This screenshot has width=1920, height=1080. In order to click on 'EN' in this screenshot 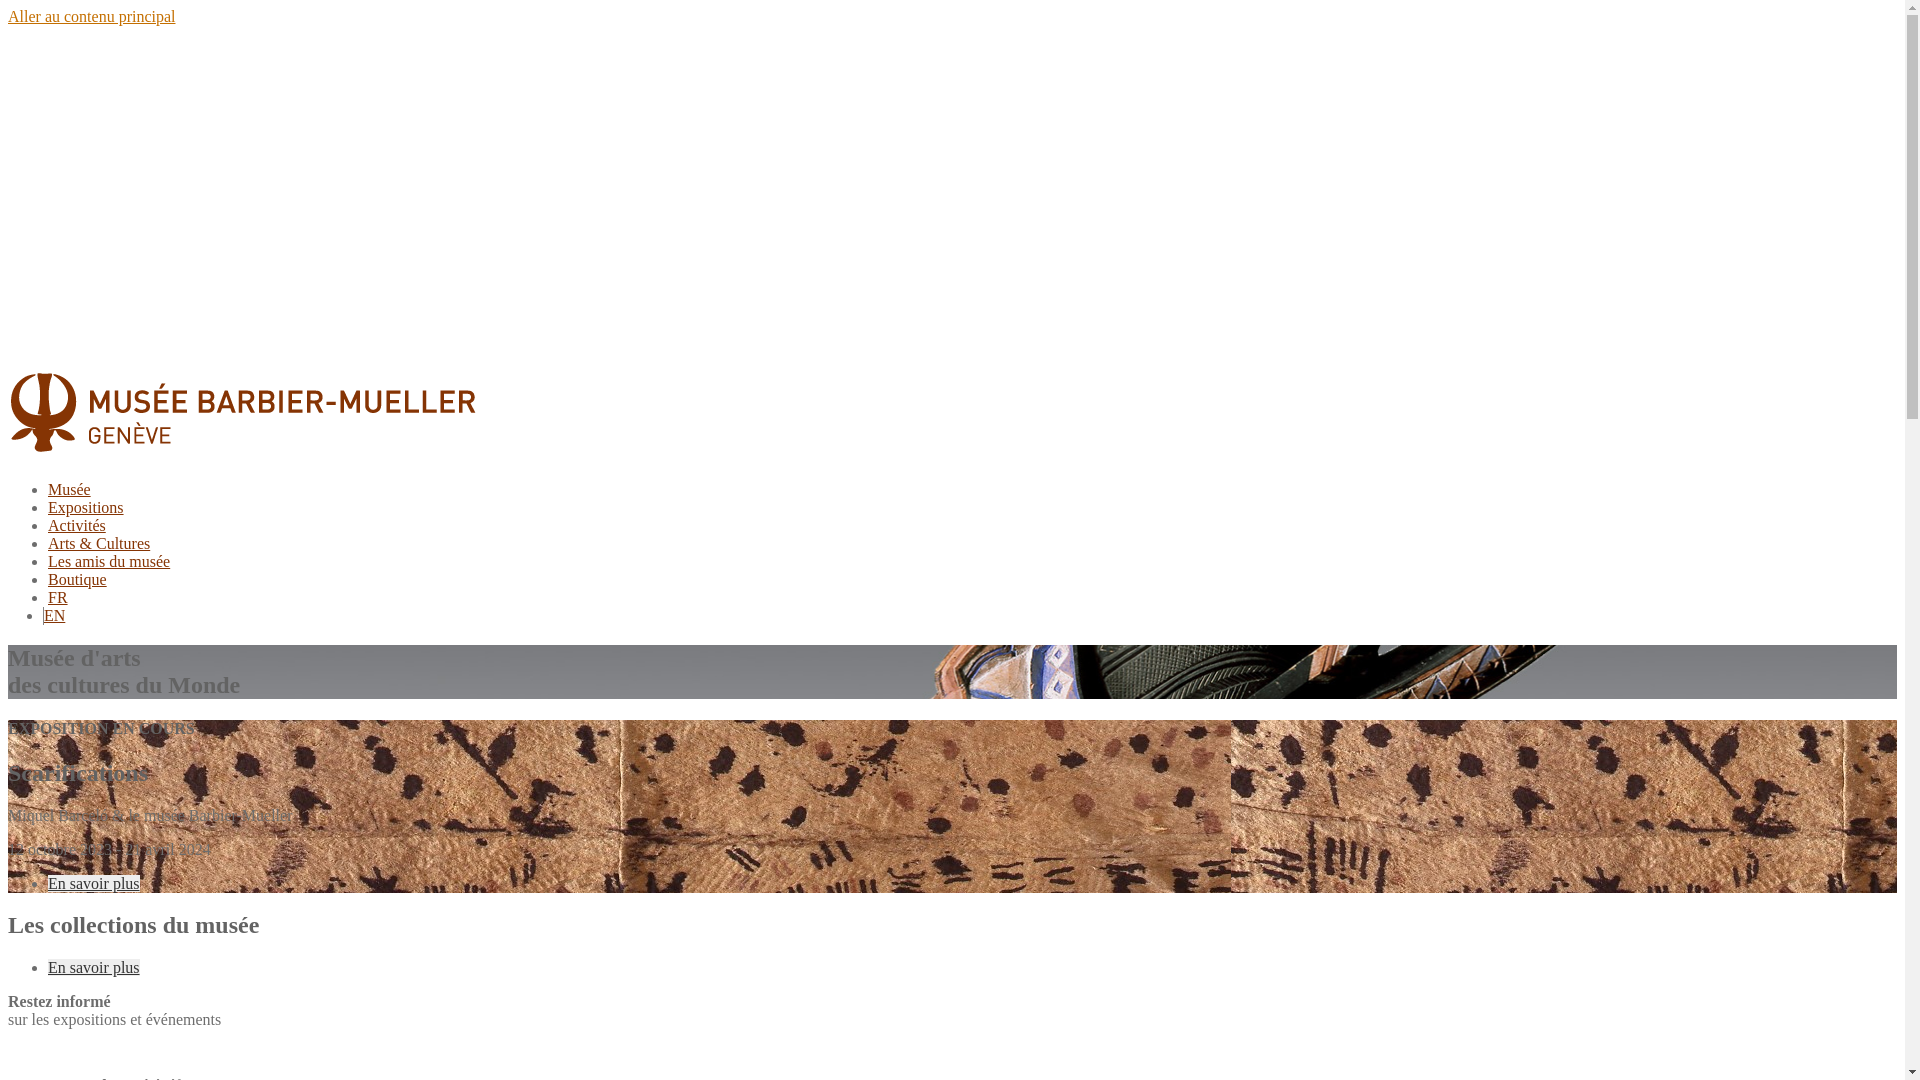, I will do `click(54, 614)`.